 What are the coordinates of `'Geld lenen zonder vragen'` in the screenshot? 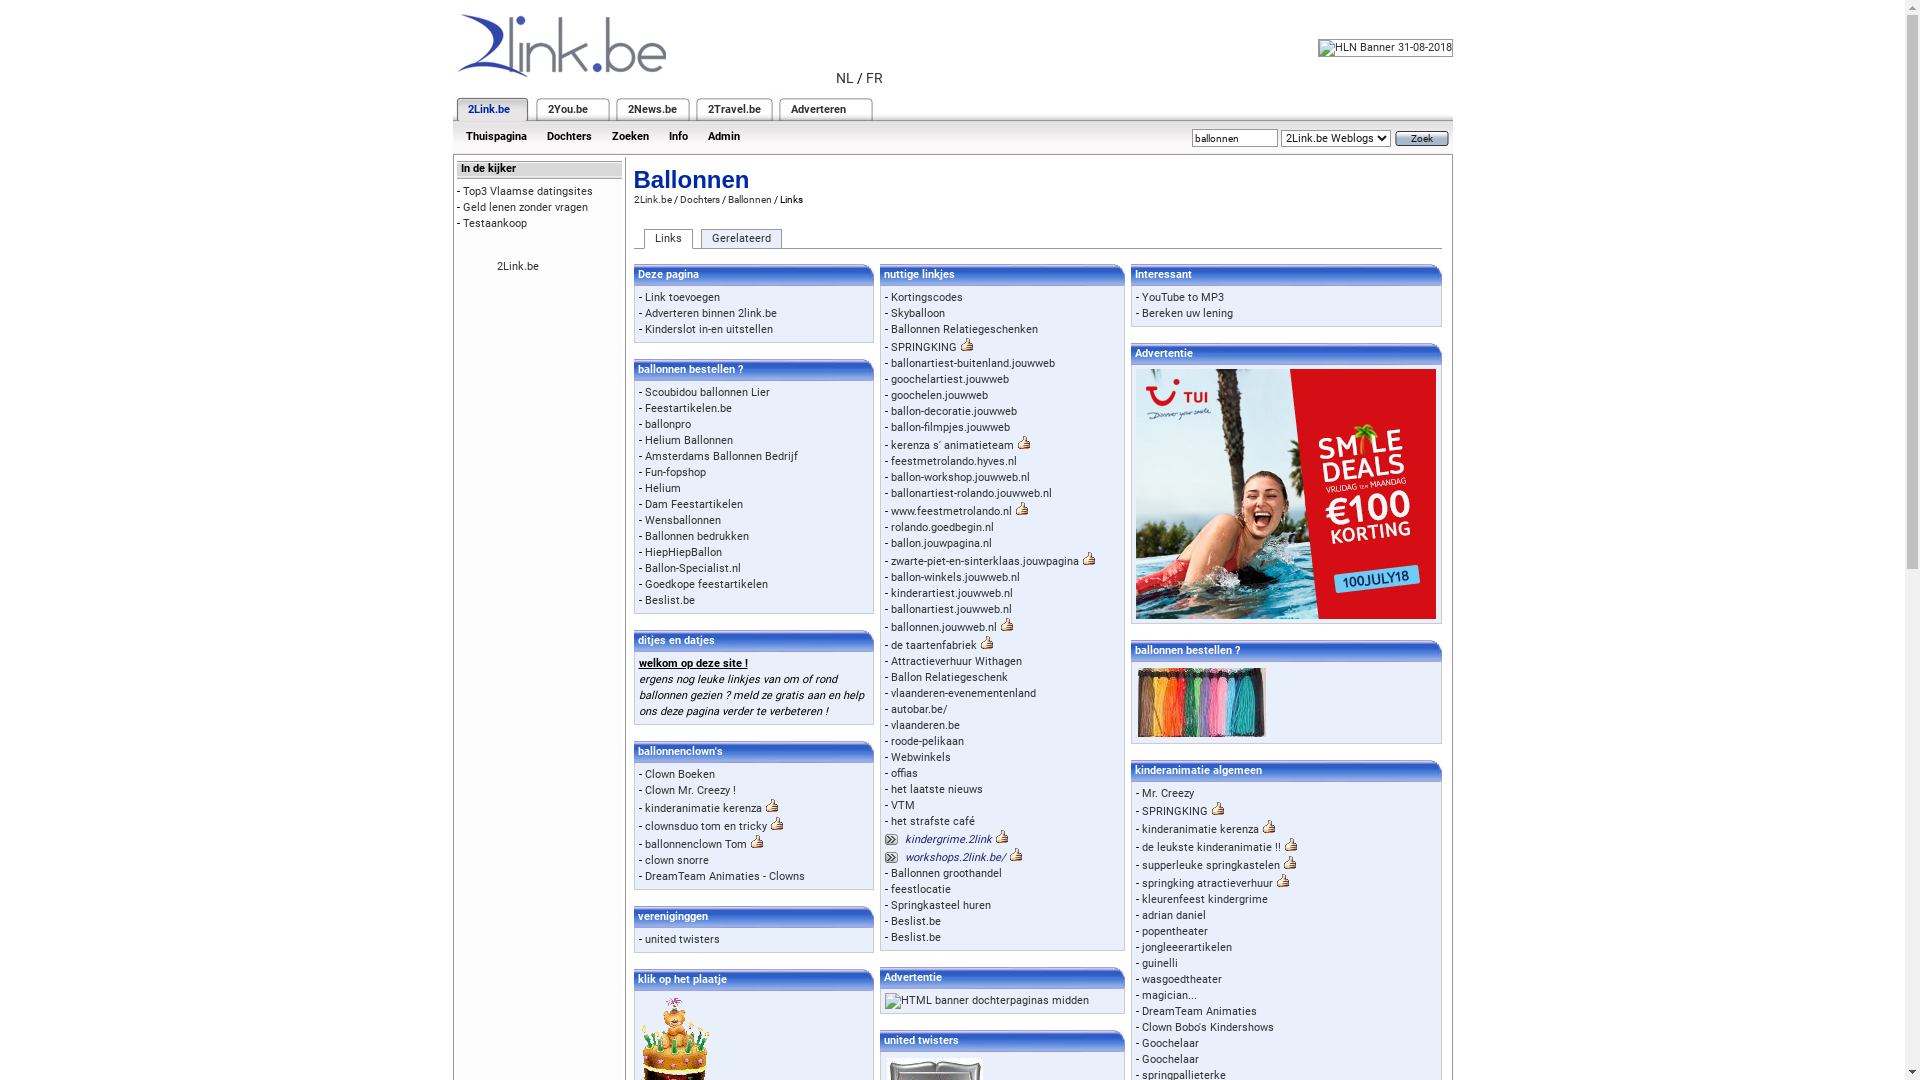 It's located at (524, 207).